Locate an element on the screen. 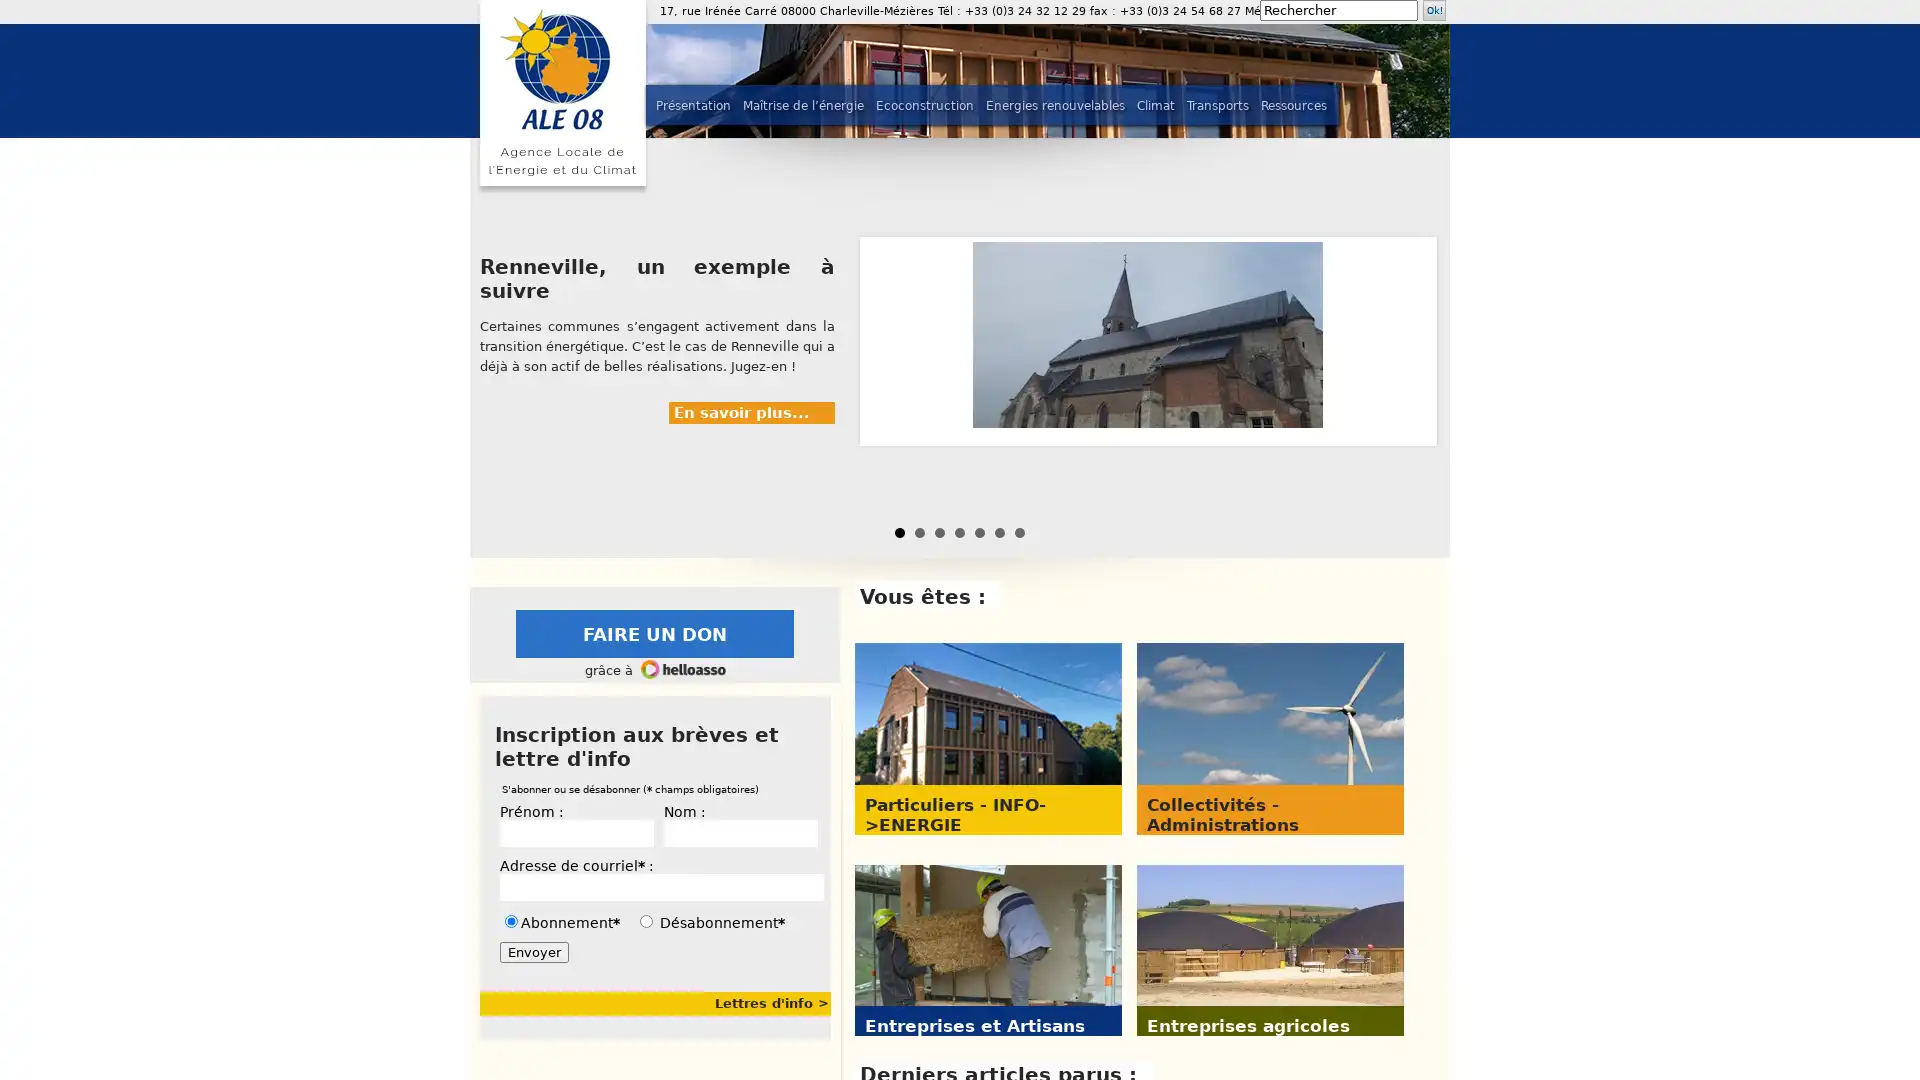  Envoyer is located at coordinates (533, 950).